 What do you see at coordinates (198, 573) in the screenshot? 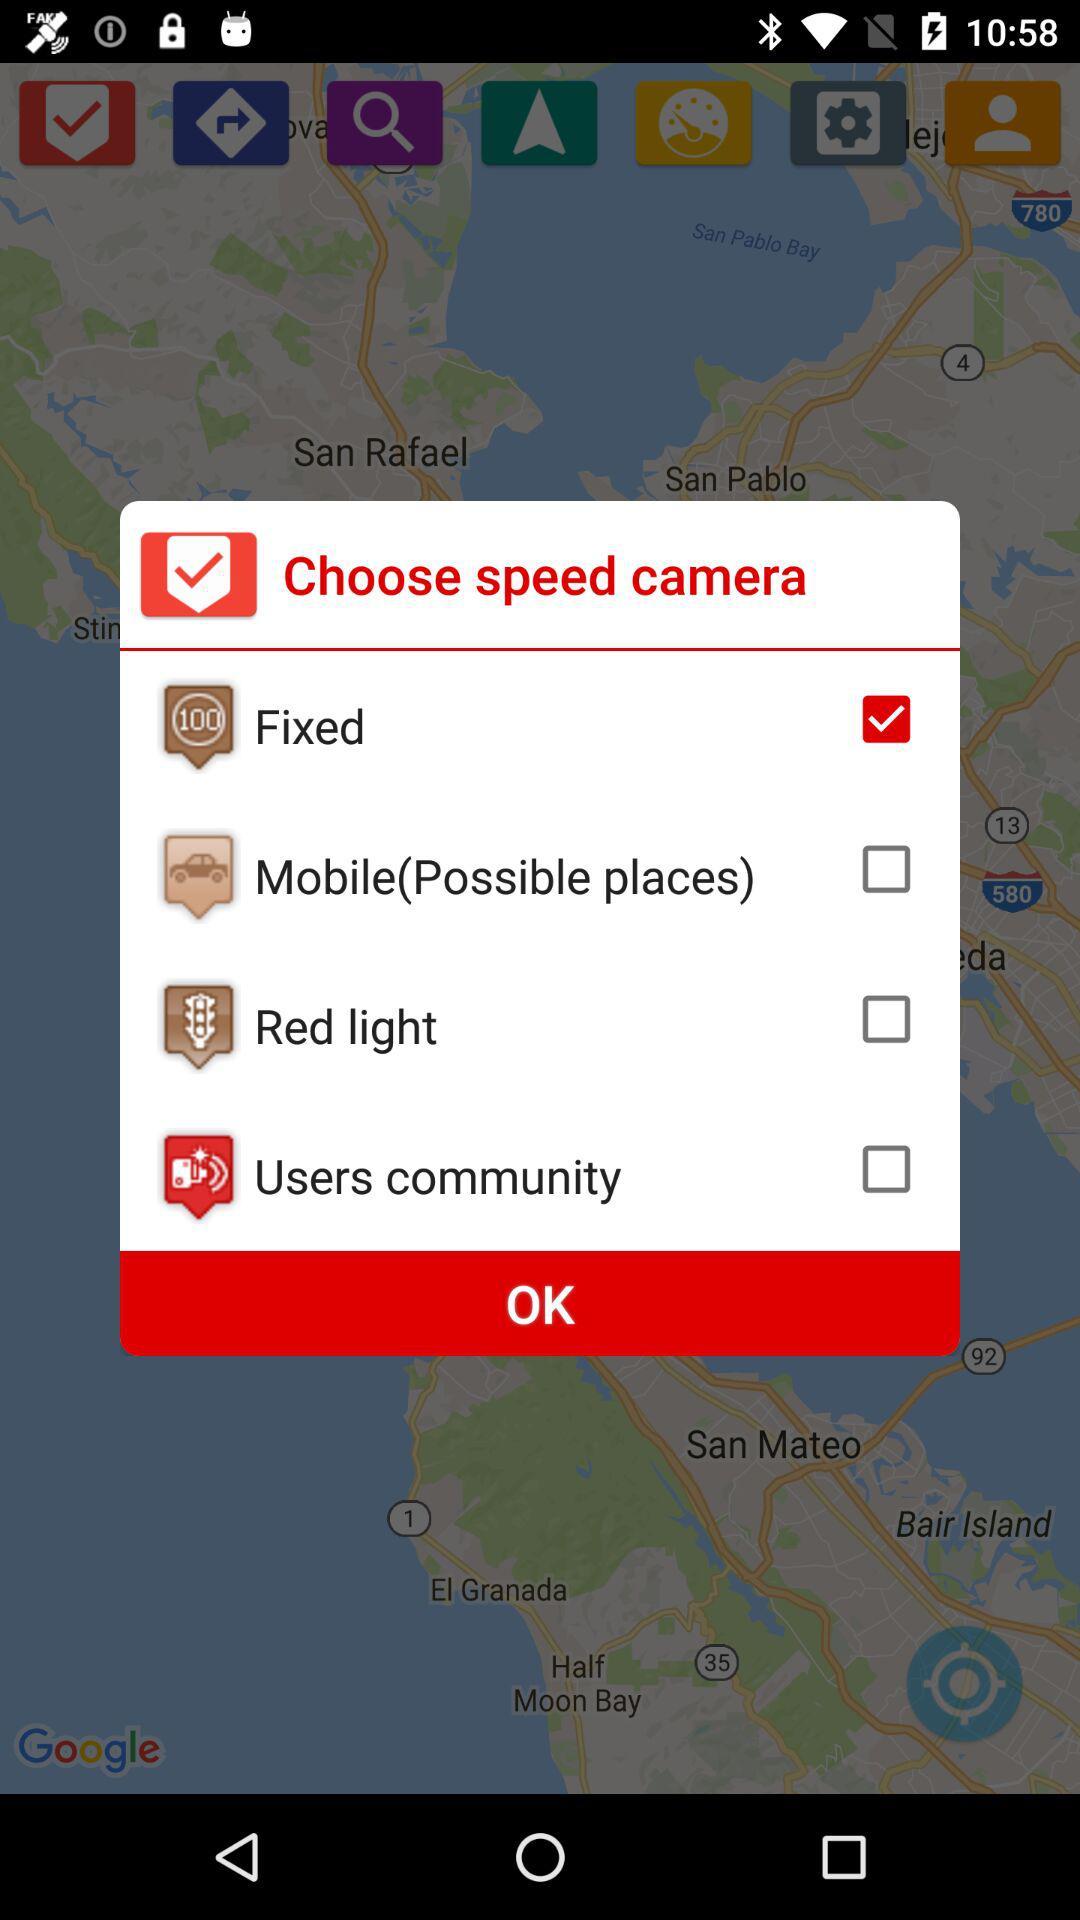
I see `icon at the top left corner` at bounding box center [198, 573].